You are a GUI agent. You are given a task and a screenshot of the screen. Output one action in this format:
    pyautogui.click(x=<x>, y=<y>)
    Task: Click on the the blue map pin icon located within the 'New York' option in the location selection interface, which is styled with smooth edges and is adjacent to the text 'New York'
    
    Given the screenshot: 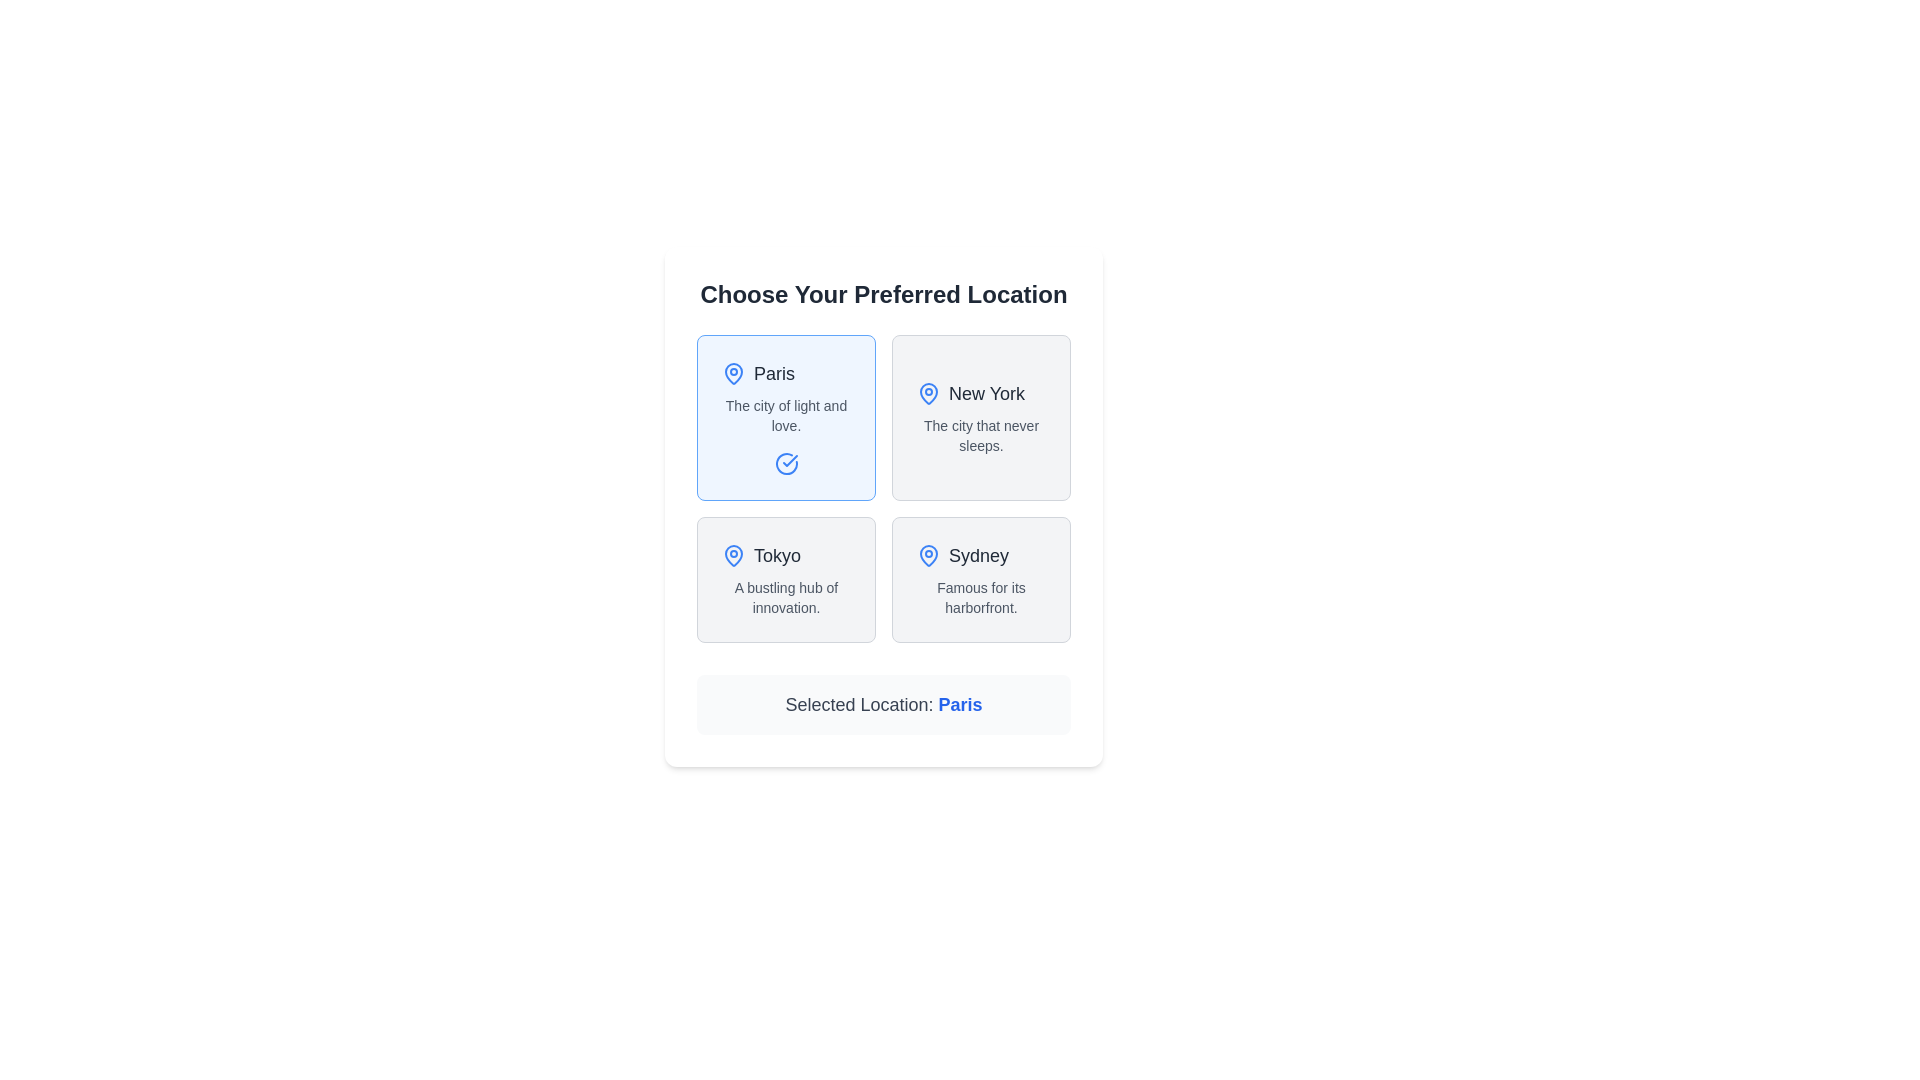 What is the action you would take?
    pyautogui.click(x=928, y=393)
    